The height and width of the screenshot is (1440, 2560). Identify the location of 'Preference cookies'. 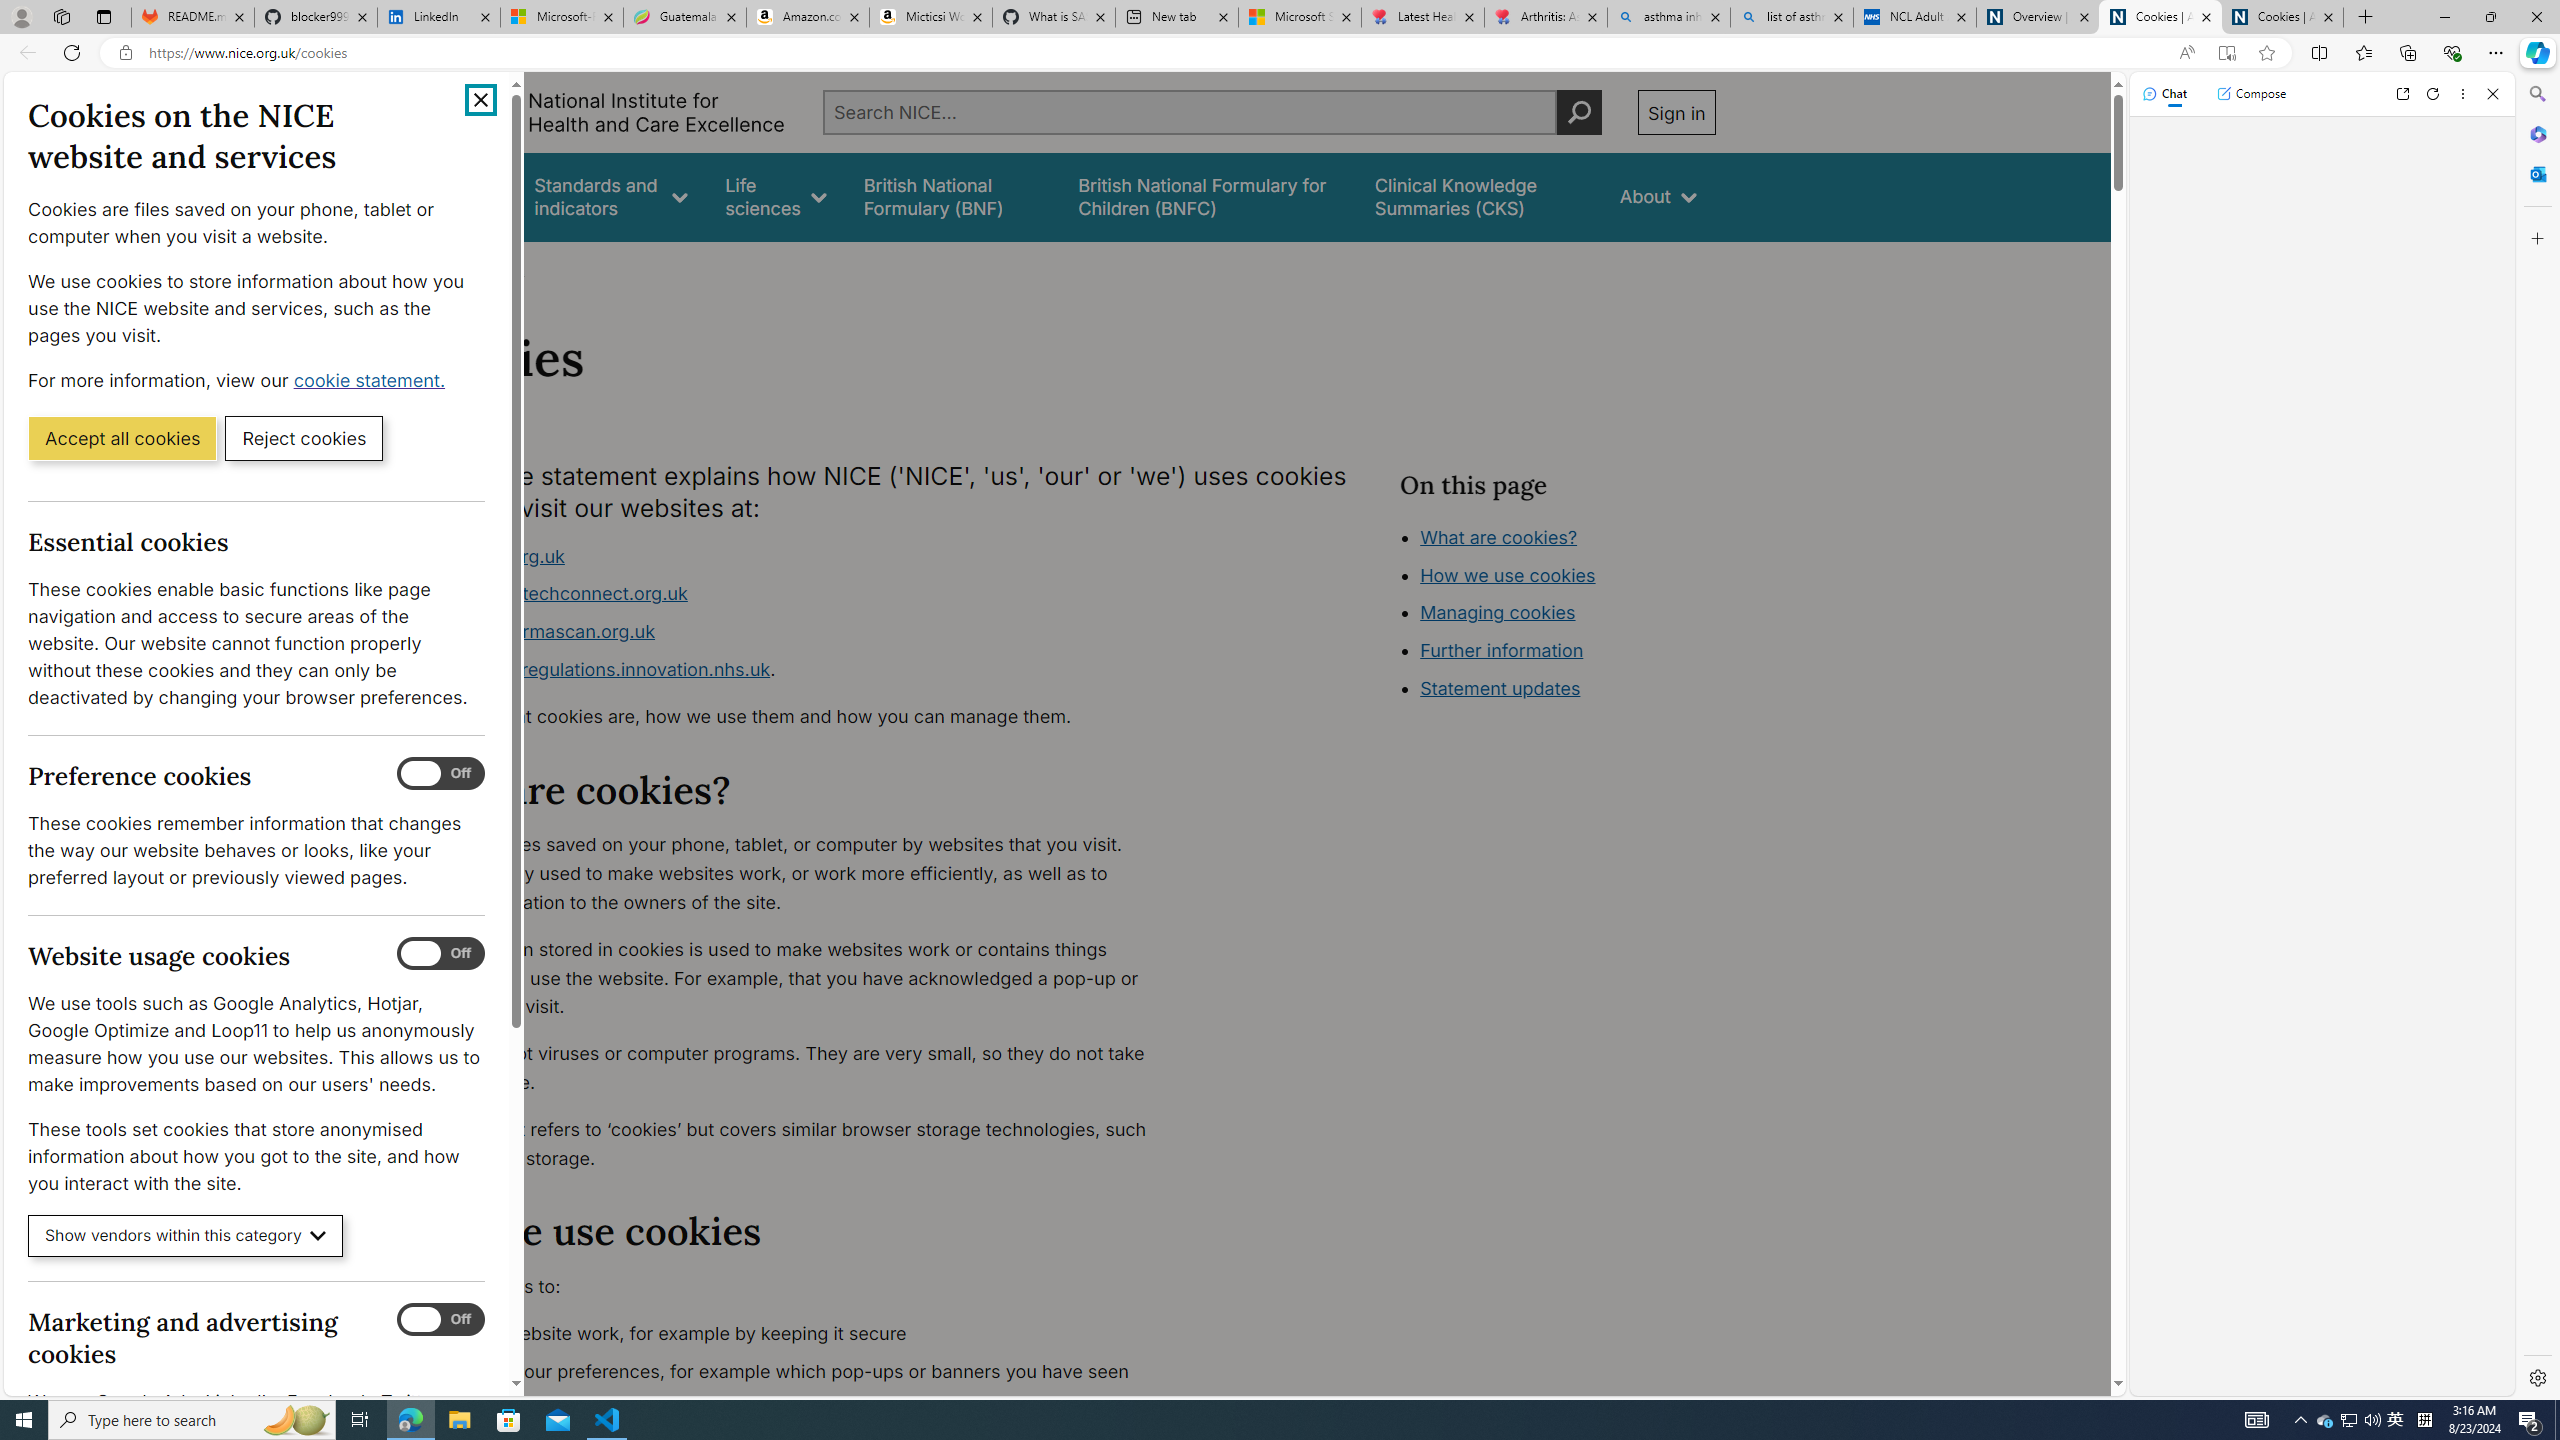
(440, 773).